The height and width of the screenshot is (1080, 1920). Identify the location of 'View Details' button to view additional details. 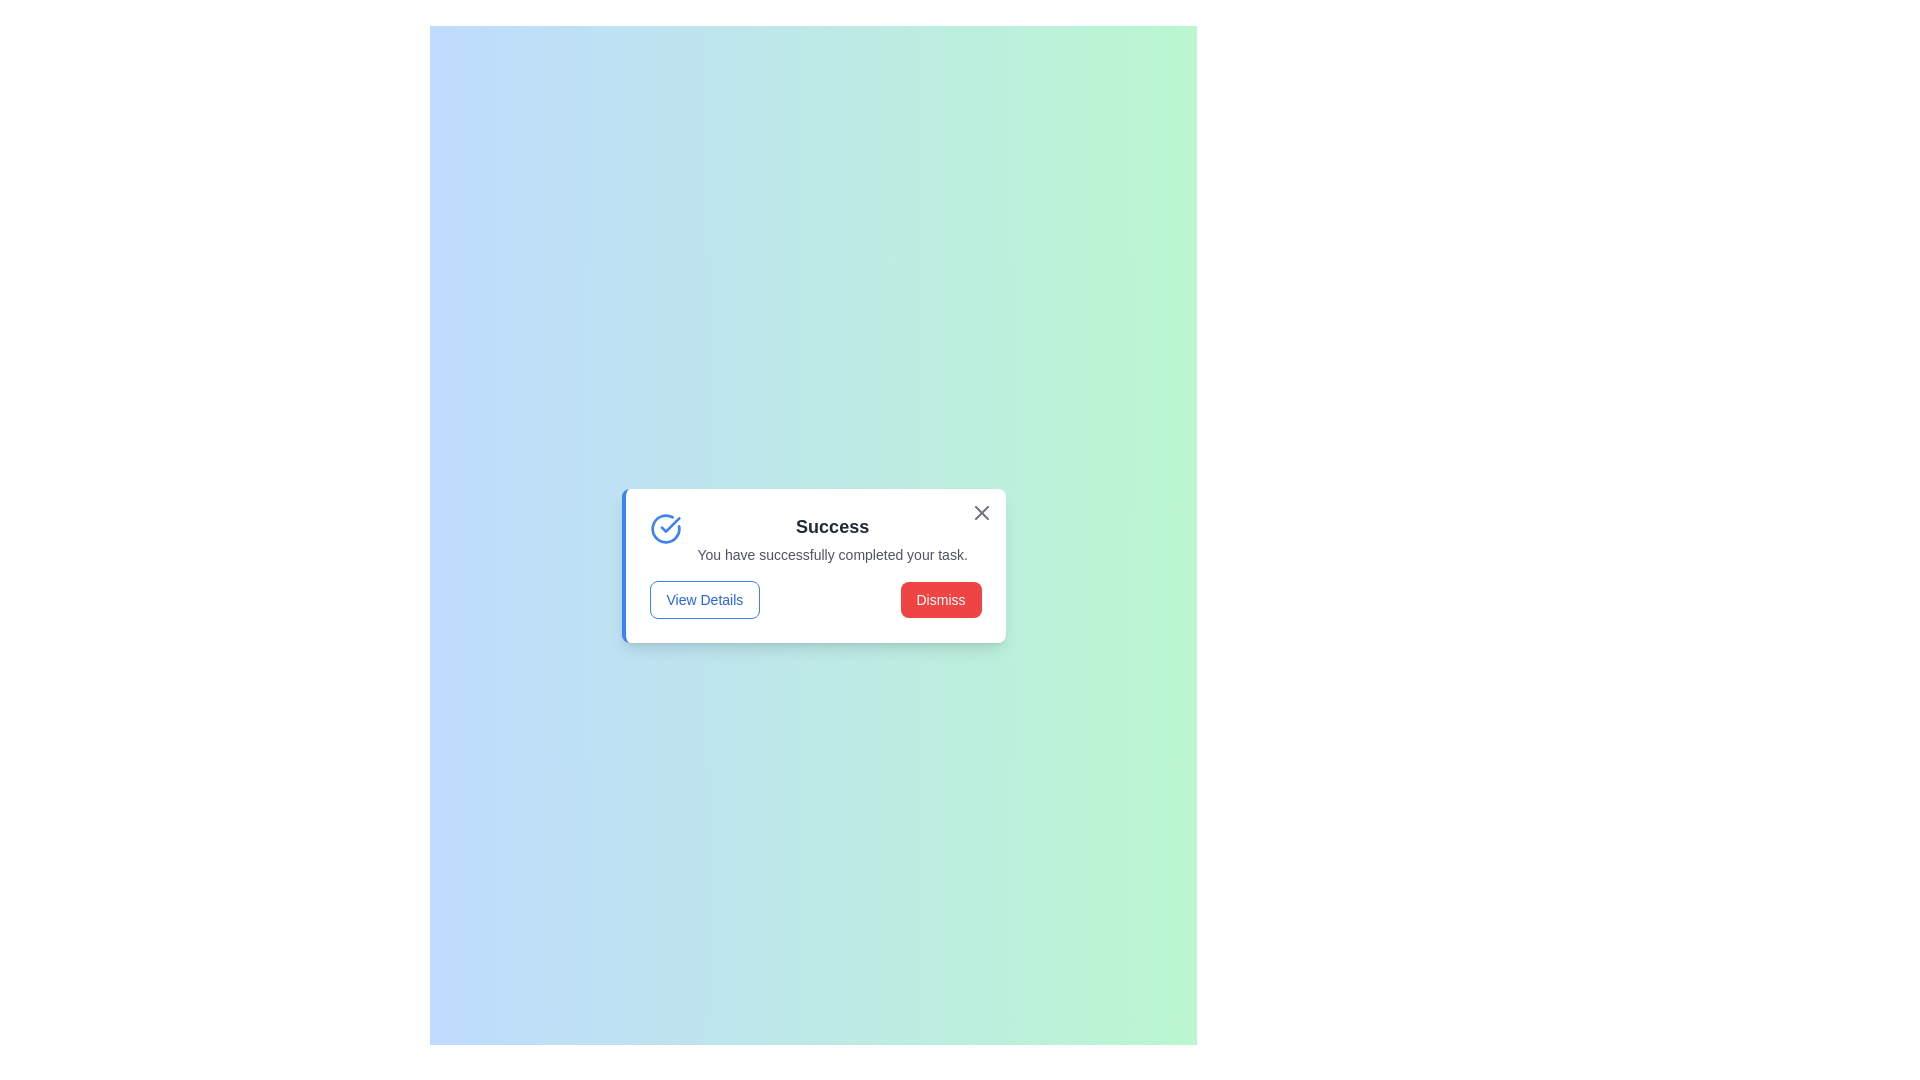
(704, 599).